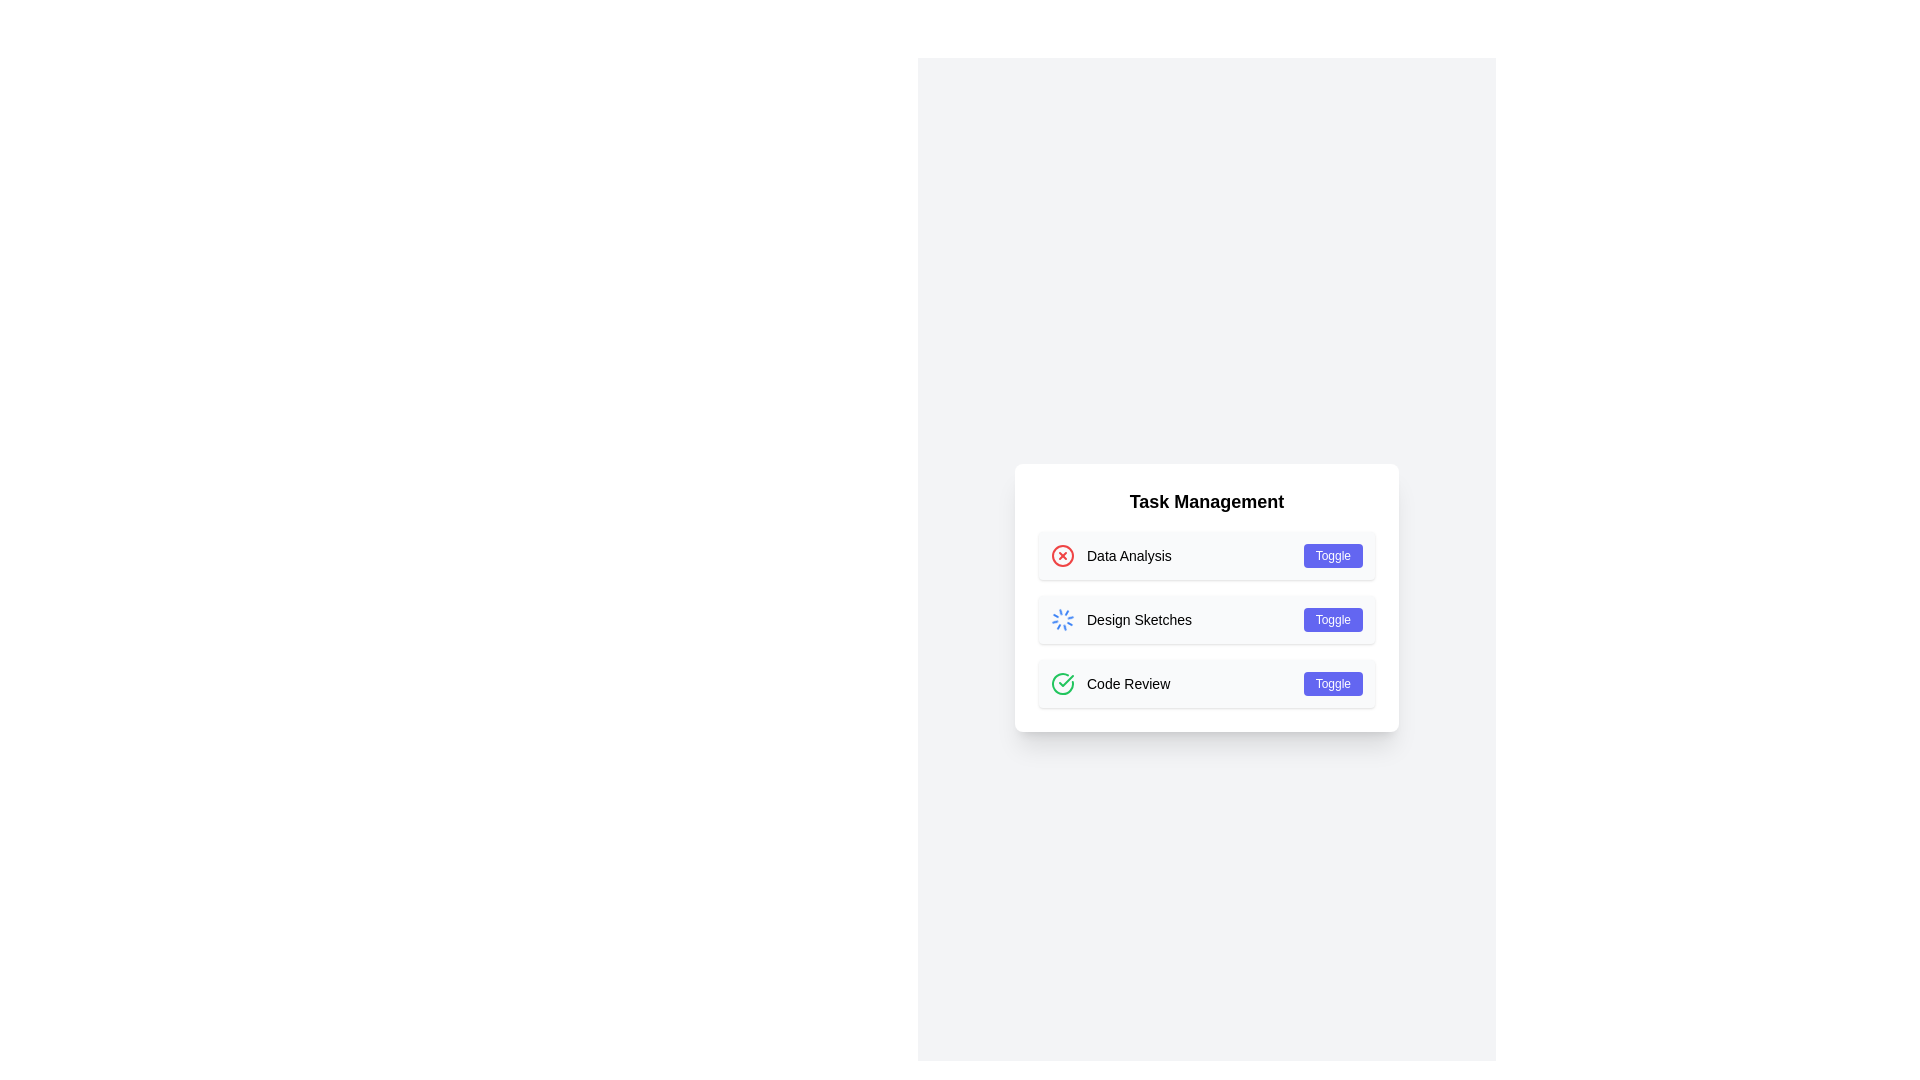 This screenshot has width=1920, height=1080. What do you see at coordinates (1333, 619) in the screenshot?
I see `the indigo 'Toggle' button with rounded edges located on the right side of the 'Design Sketches' section` at bounding box center [1333, 619].